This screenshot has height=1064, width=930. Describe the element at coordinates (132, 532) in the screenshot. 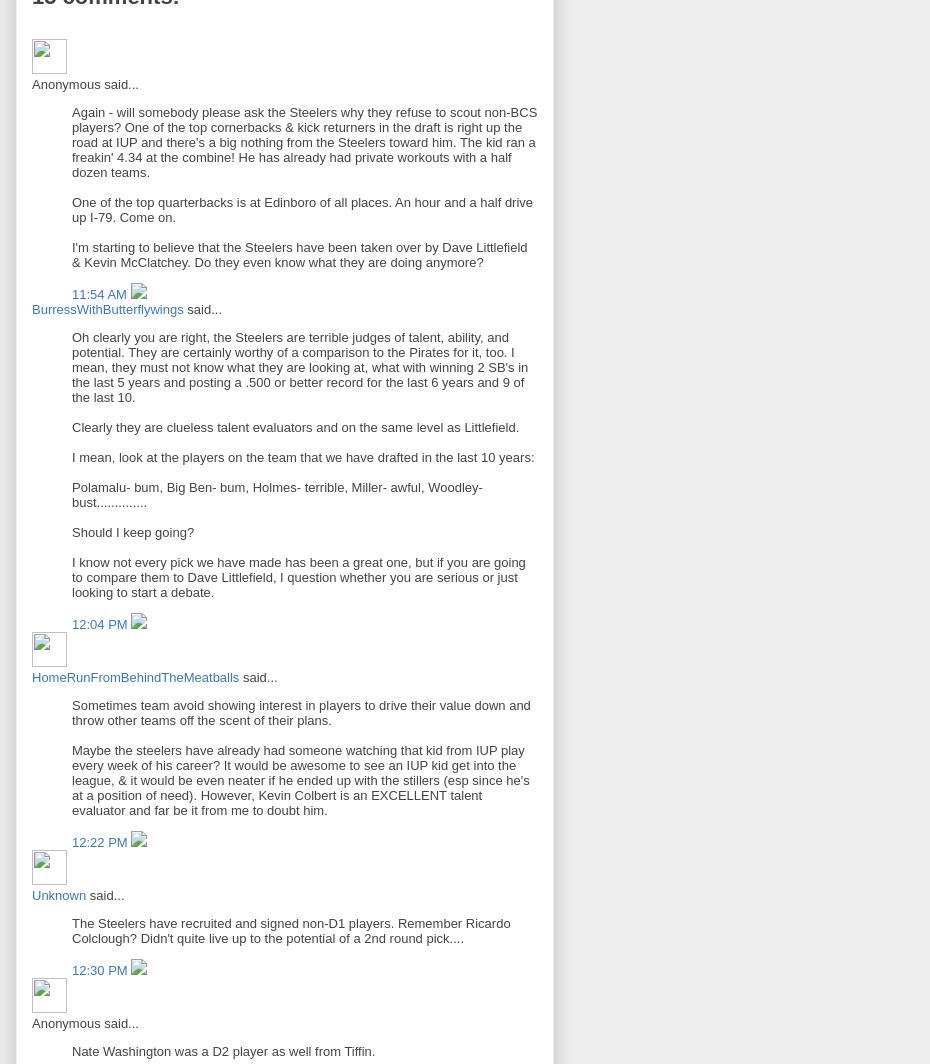

I see `'Should I keep going?'` at that location.